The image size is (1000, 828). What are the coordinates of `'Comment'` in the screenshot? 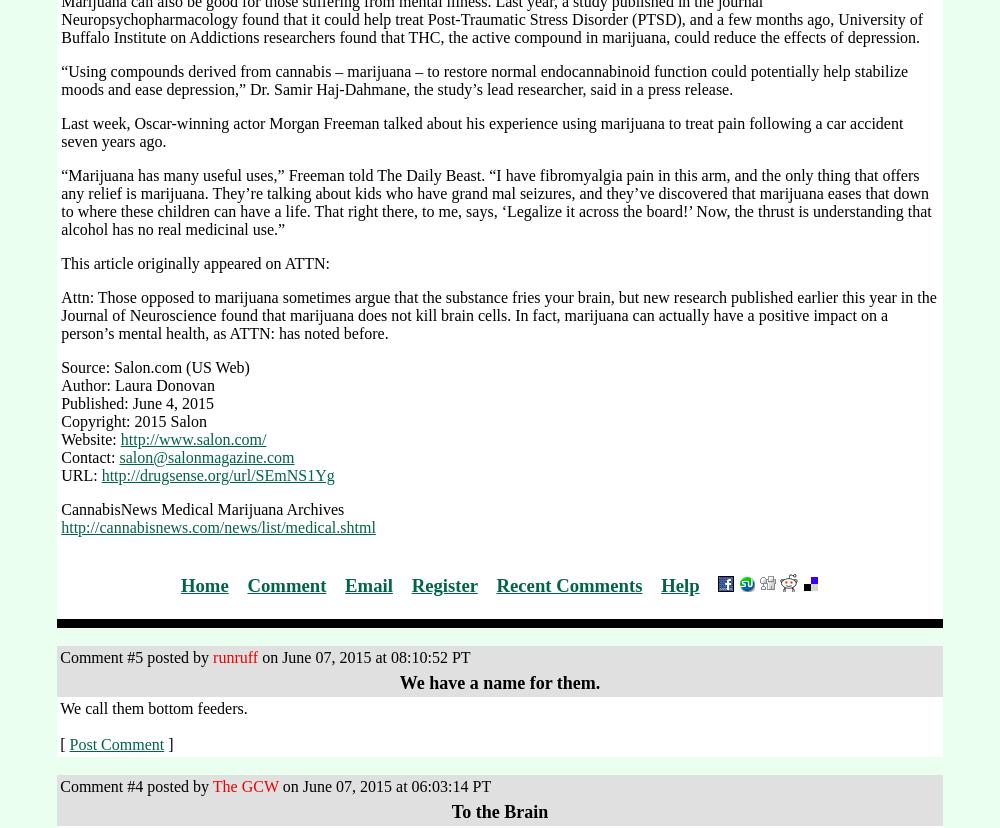 It's located at (286, 584).